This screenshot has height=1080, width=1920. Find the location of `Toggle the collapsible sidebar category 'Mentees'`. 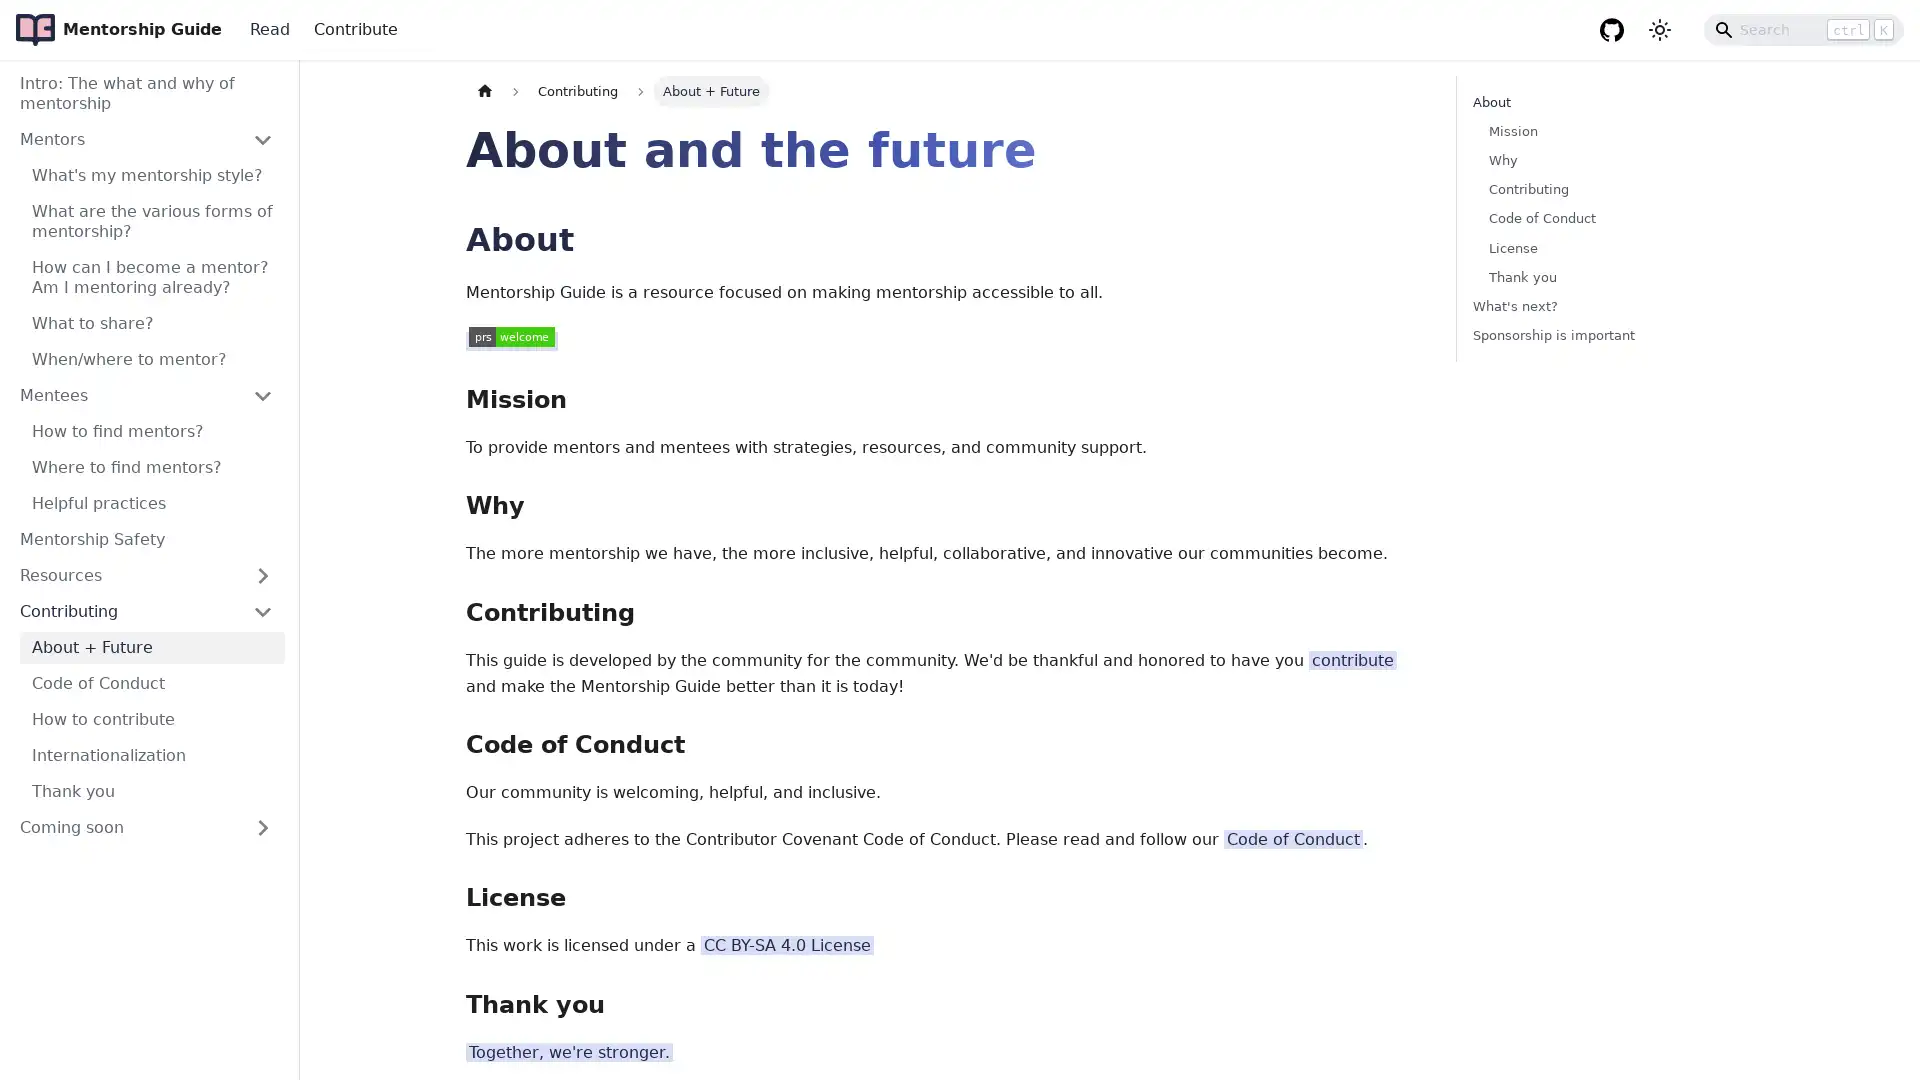

Toggle the collapsible sidebar category 'Mentees' is located at coordinates (262, 396).